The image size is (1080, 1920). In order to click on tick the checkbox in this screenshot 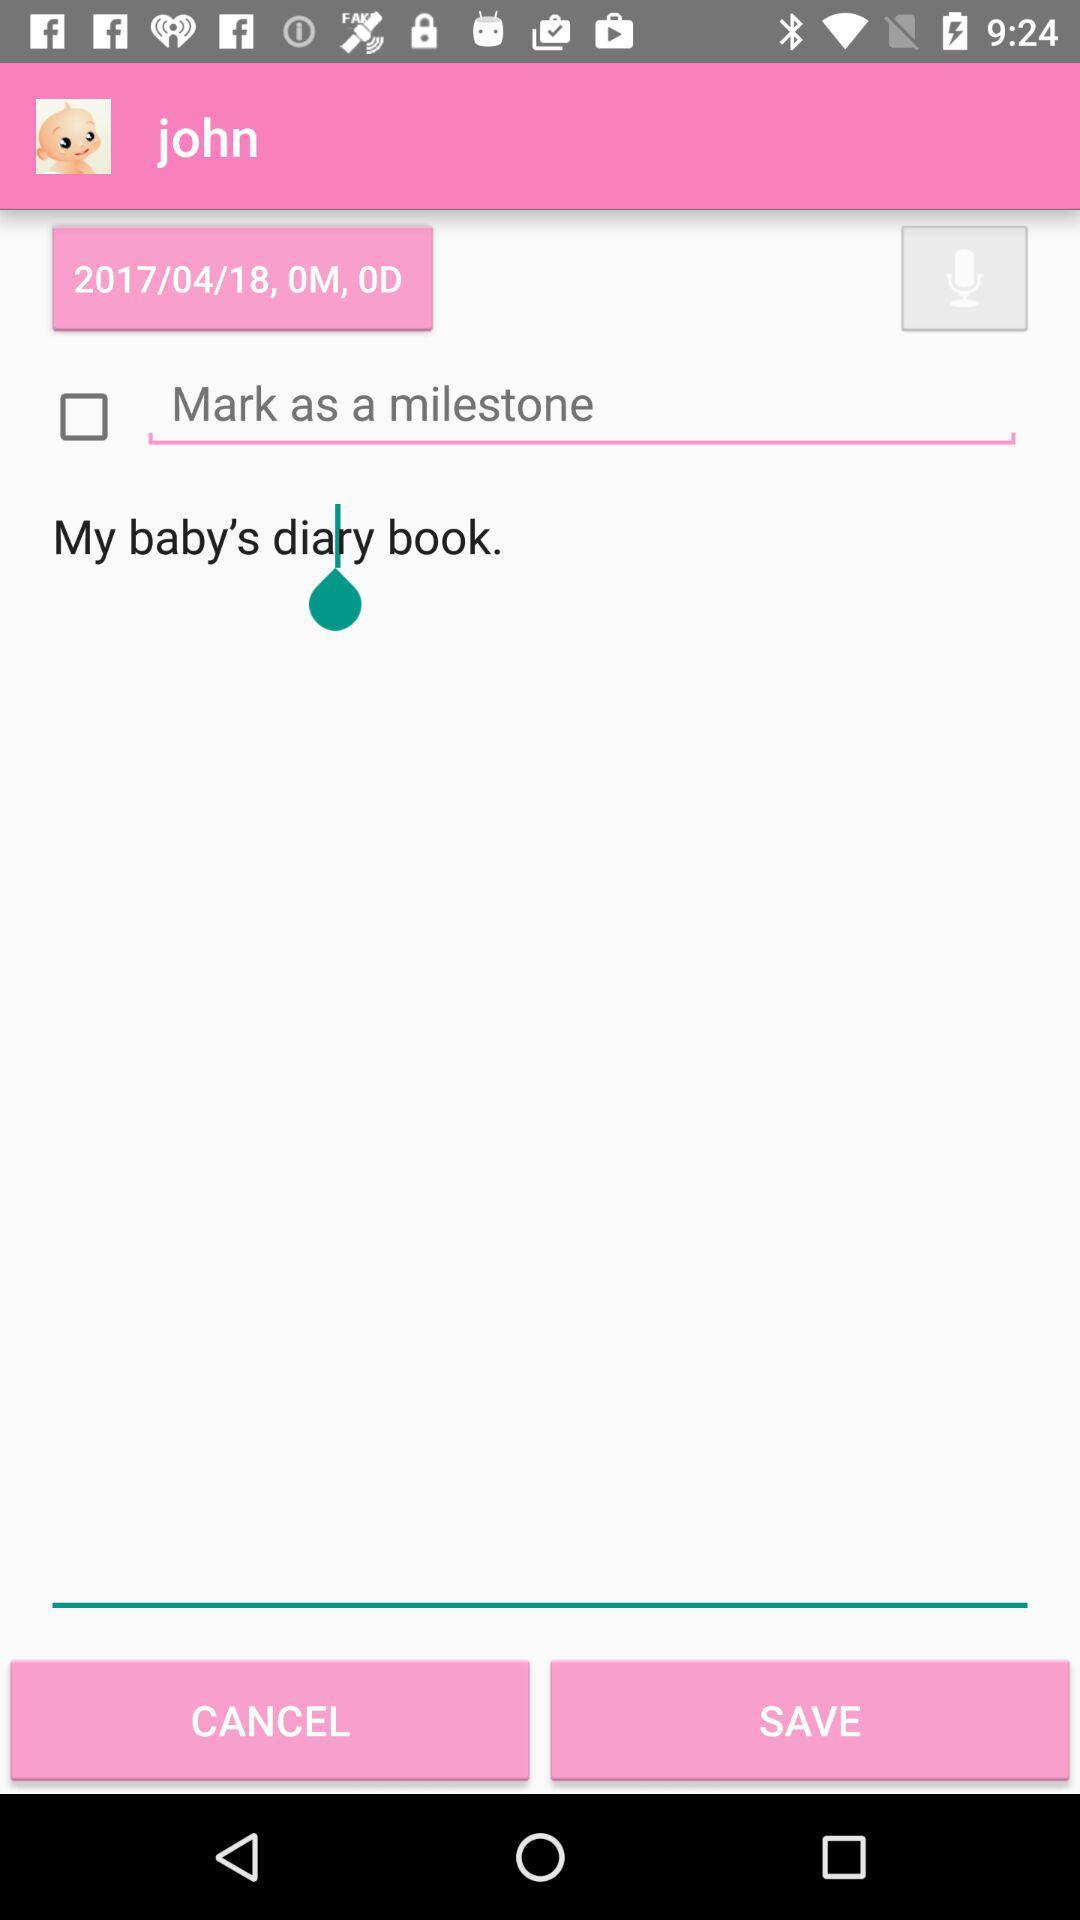, I will do `click(83, 416)`.